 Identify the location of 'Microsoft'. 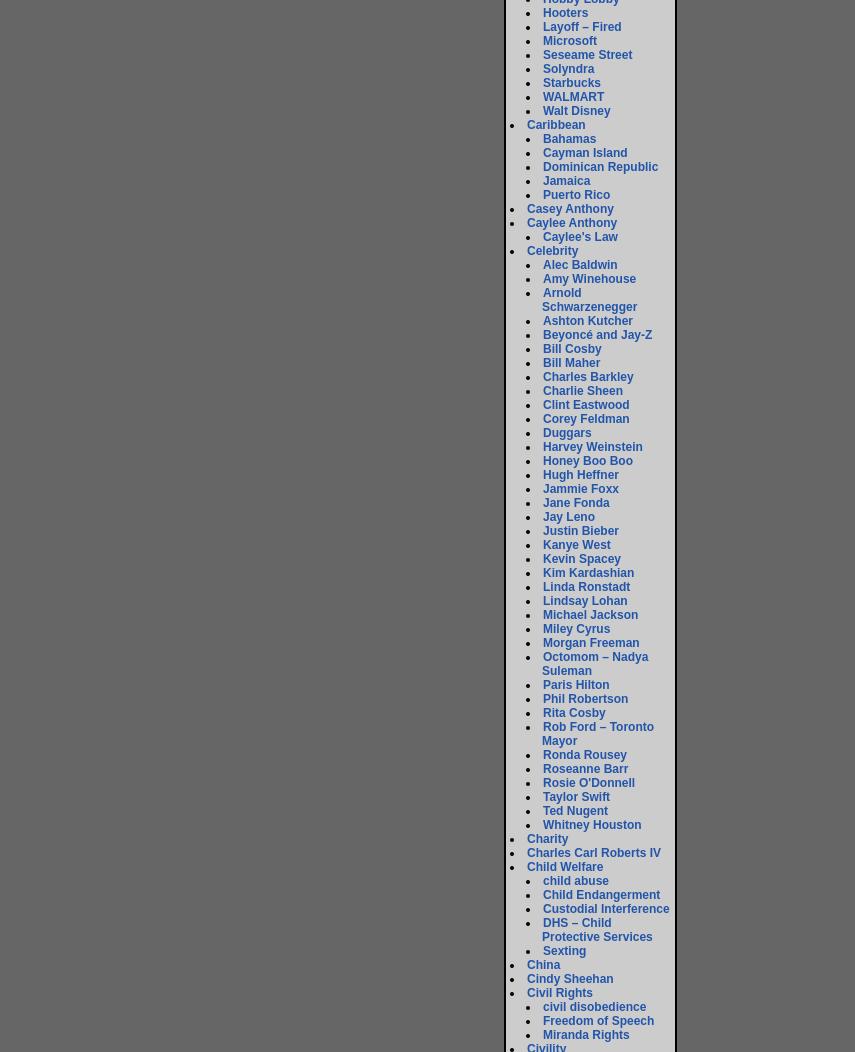
(569, 41).